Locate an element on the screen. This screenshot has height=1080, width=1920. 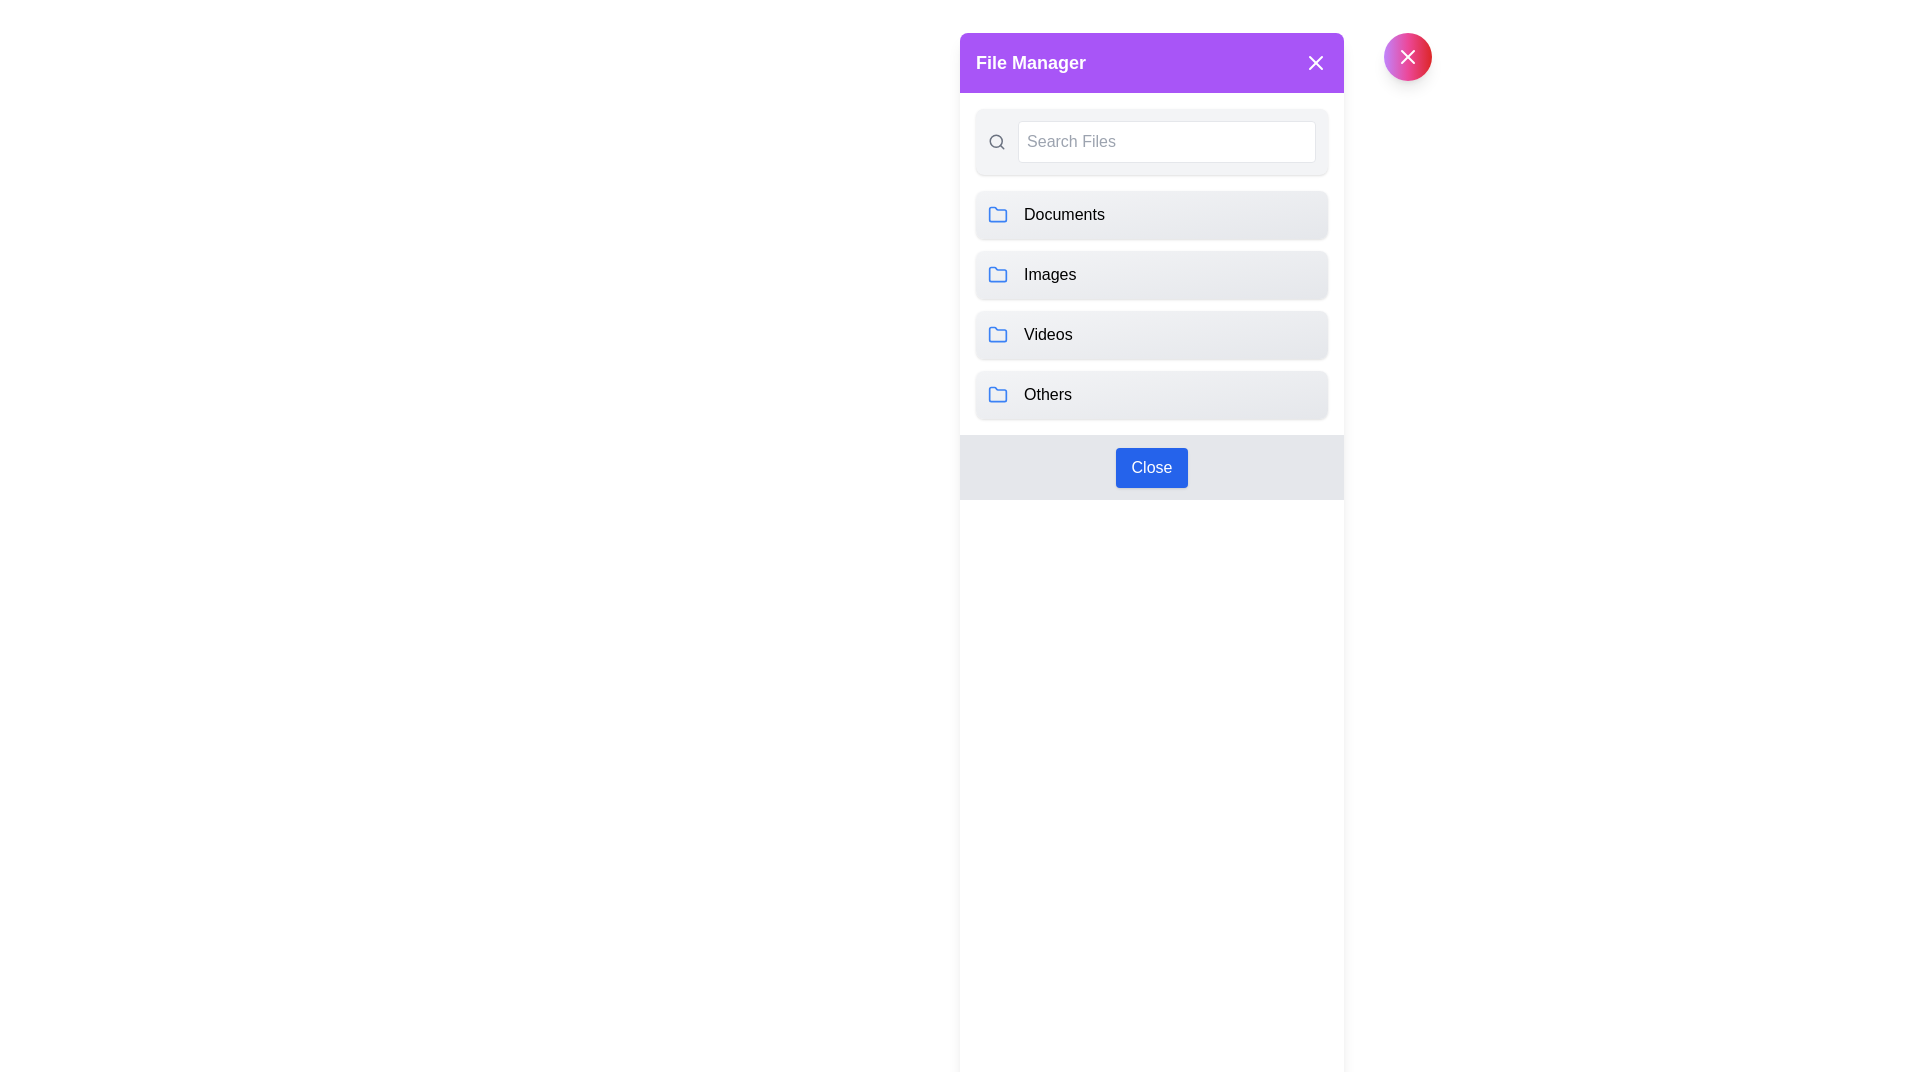
the close button located at the top right corner of the interface to trigger a scale animation is located at coordinates (1406, 56).